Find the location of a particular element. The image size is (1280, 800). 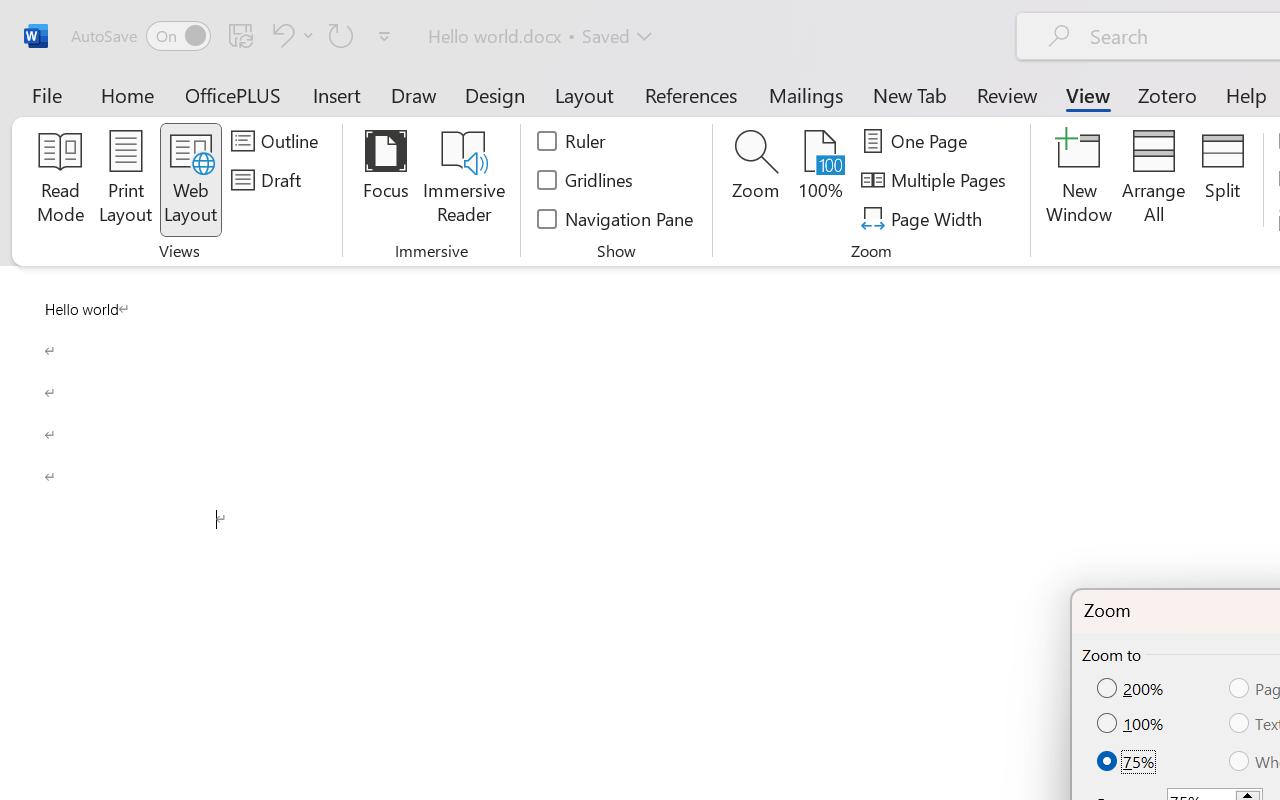

'AutoSave' is located at coordinates (139, 35).